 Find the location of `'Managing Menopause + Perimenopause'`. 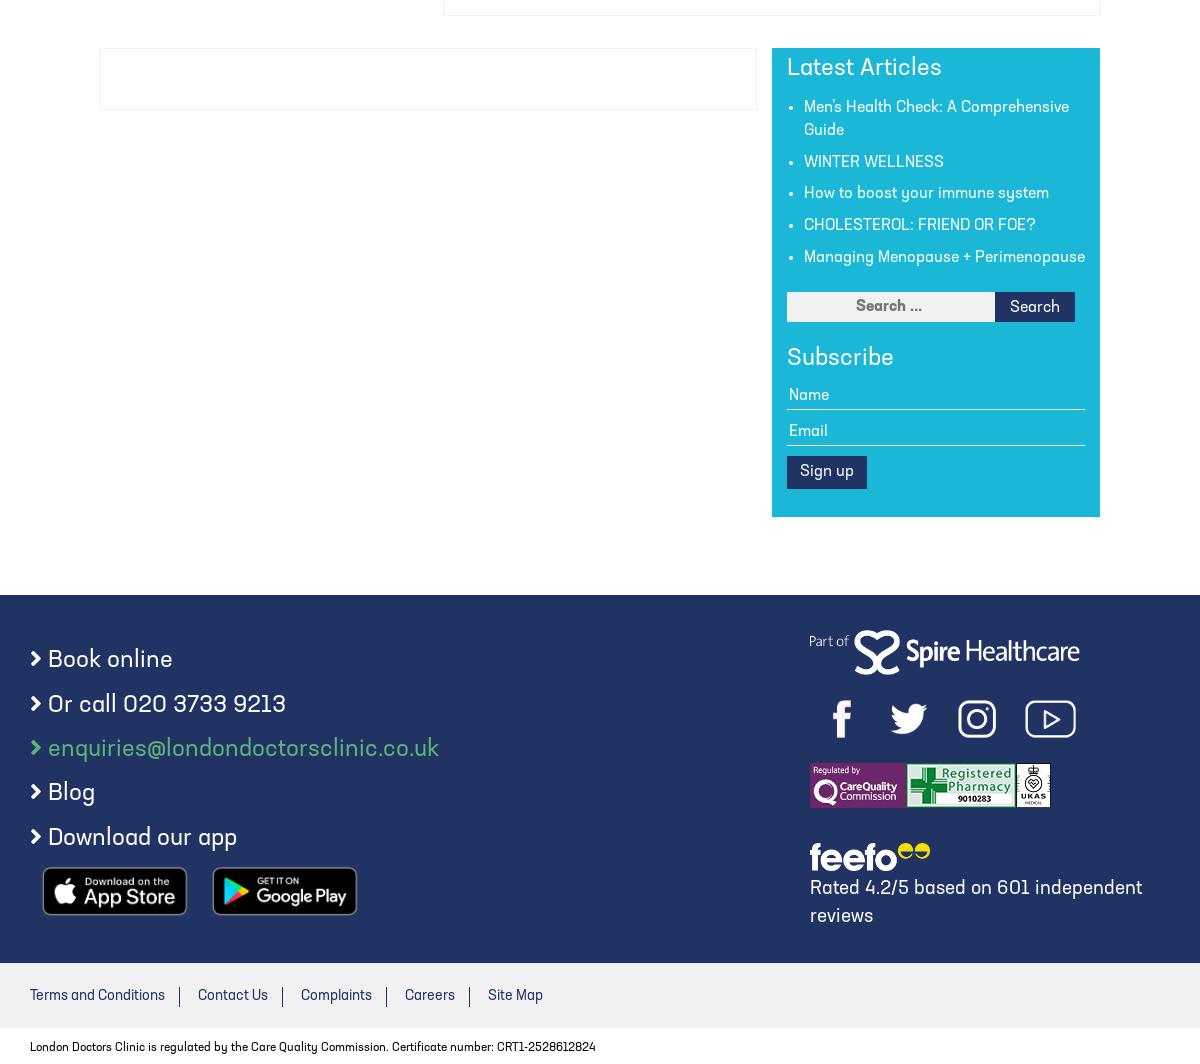

'Managing Menopause + Perimenopause' is located at coordinates (943, 258).